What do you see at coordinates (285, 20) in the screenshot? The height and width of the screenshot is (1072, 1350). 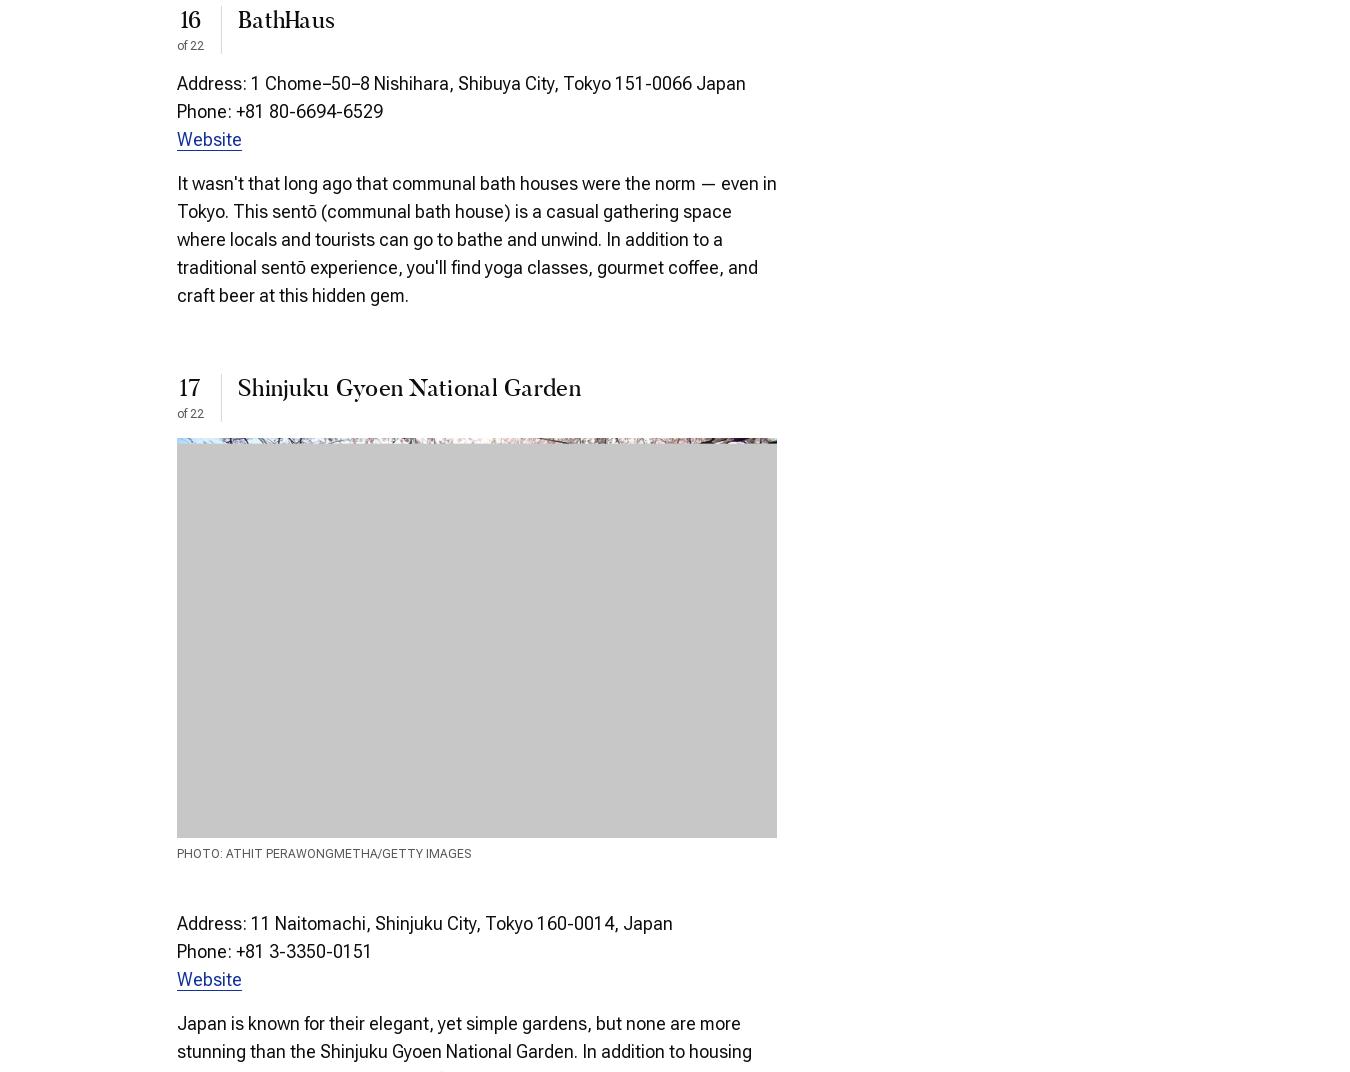 I see `'BathHaus'` at bounding box center [285, 20].